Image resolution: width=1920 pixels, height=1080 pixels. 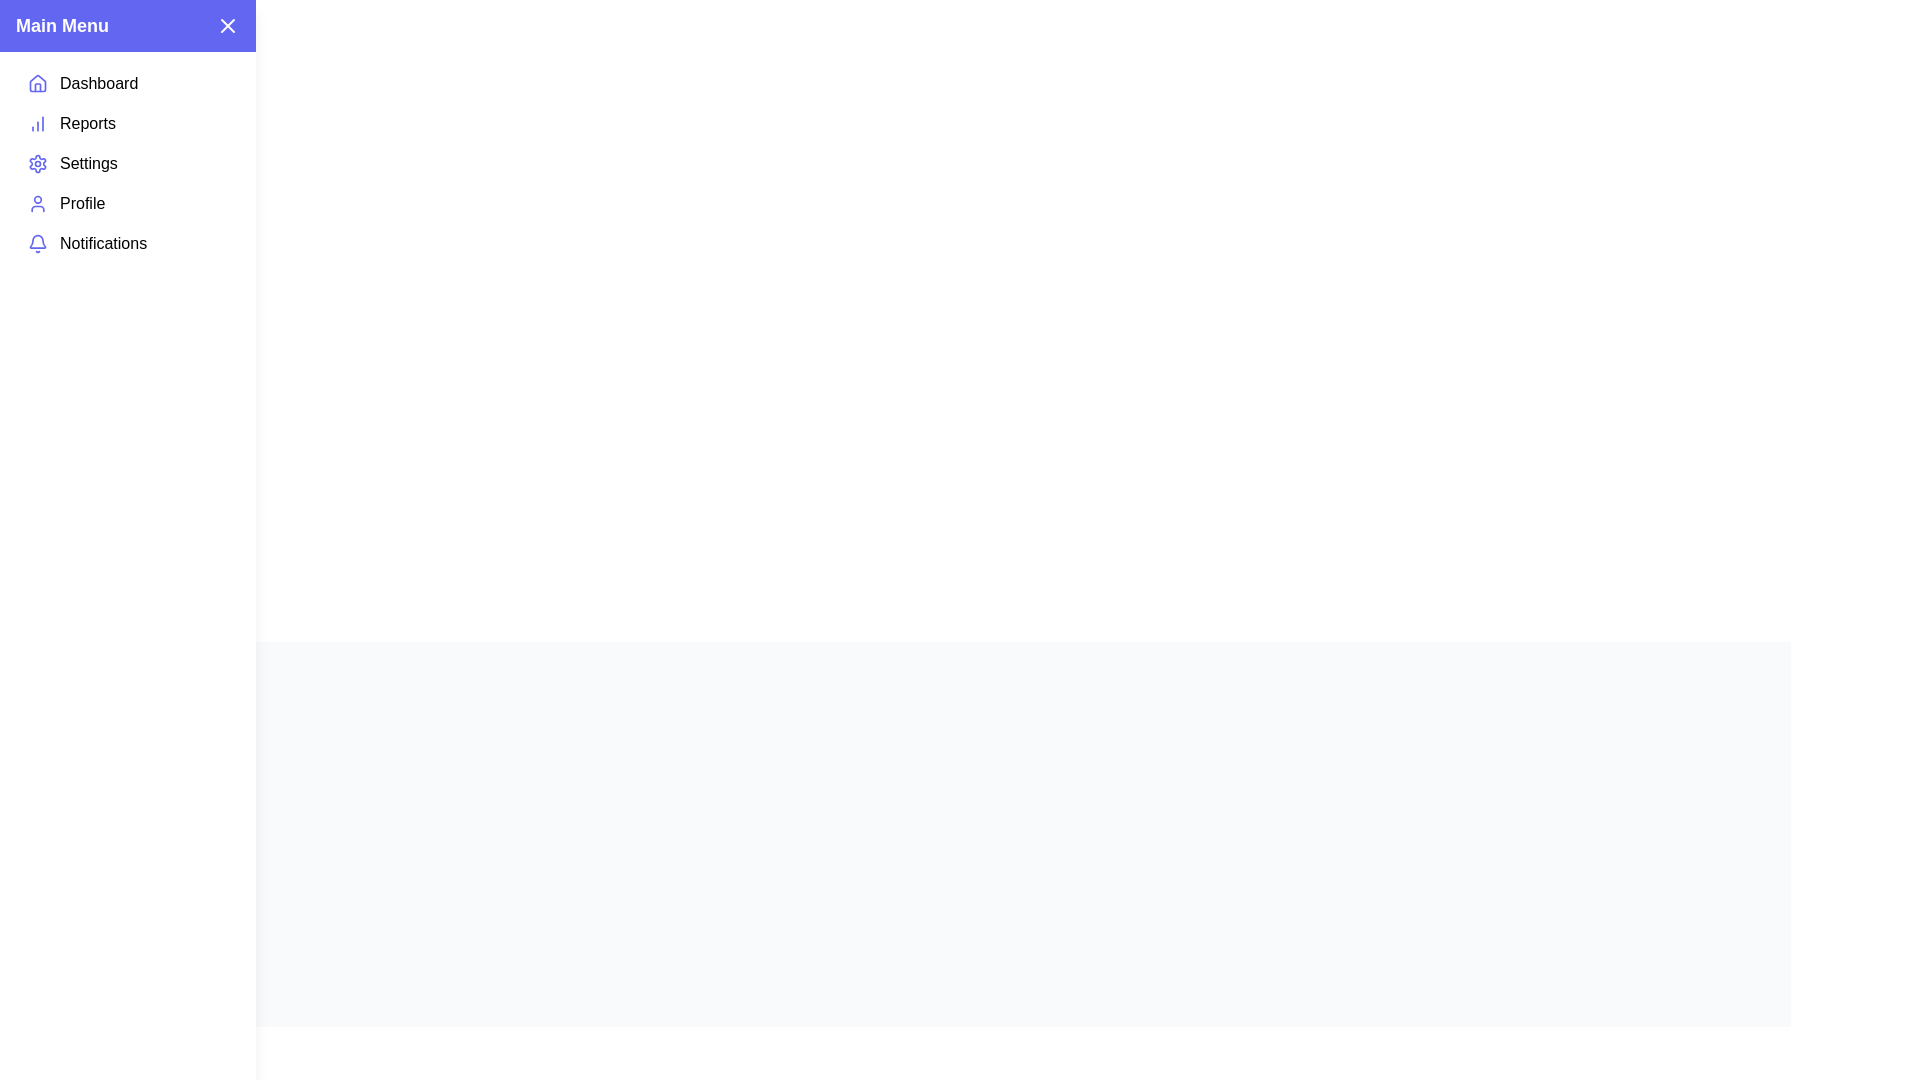 I want to click on the 'Reports' icon represented by a column chart to observe the associated tooltip or visual effect, so click(x=38, y=123).